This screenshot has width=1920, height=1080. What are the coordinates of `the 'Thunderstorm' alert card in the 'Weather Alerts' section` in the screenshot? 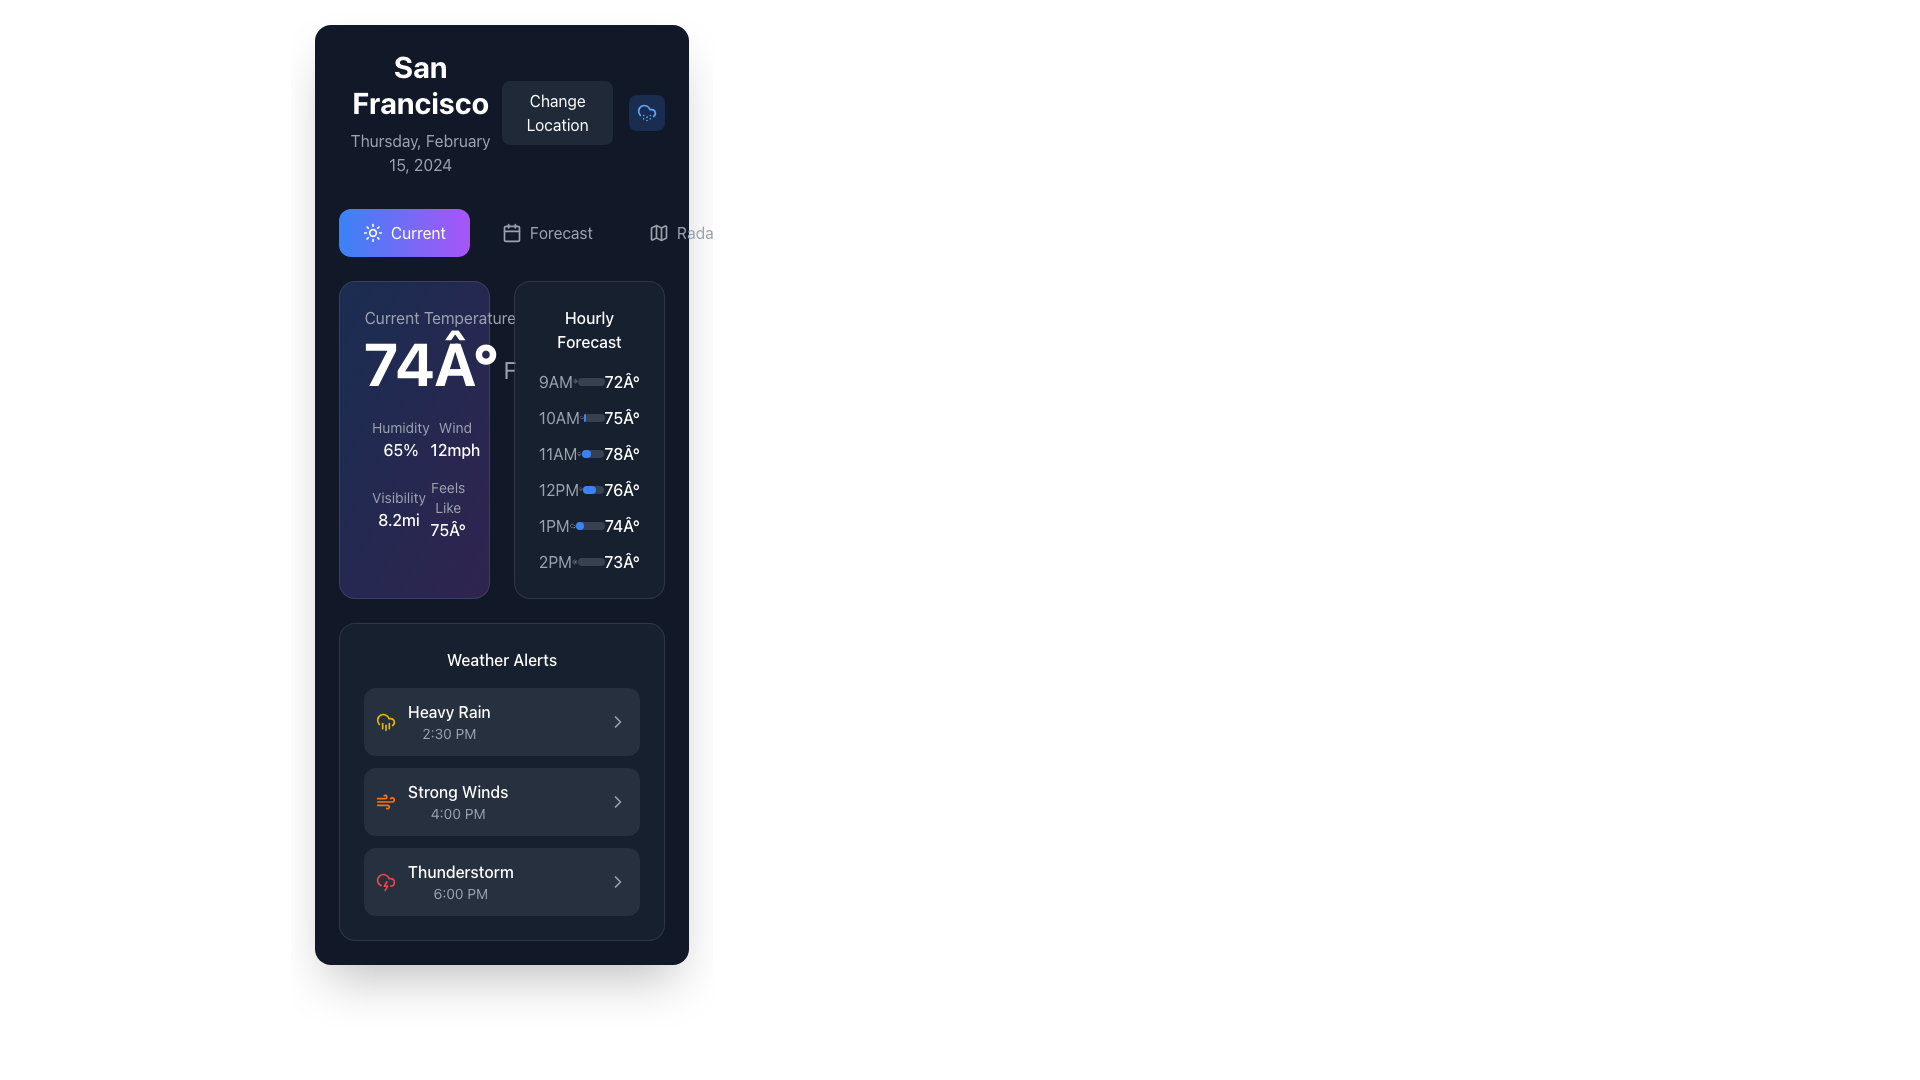 It's located at (502, 881).